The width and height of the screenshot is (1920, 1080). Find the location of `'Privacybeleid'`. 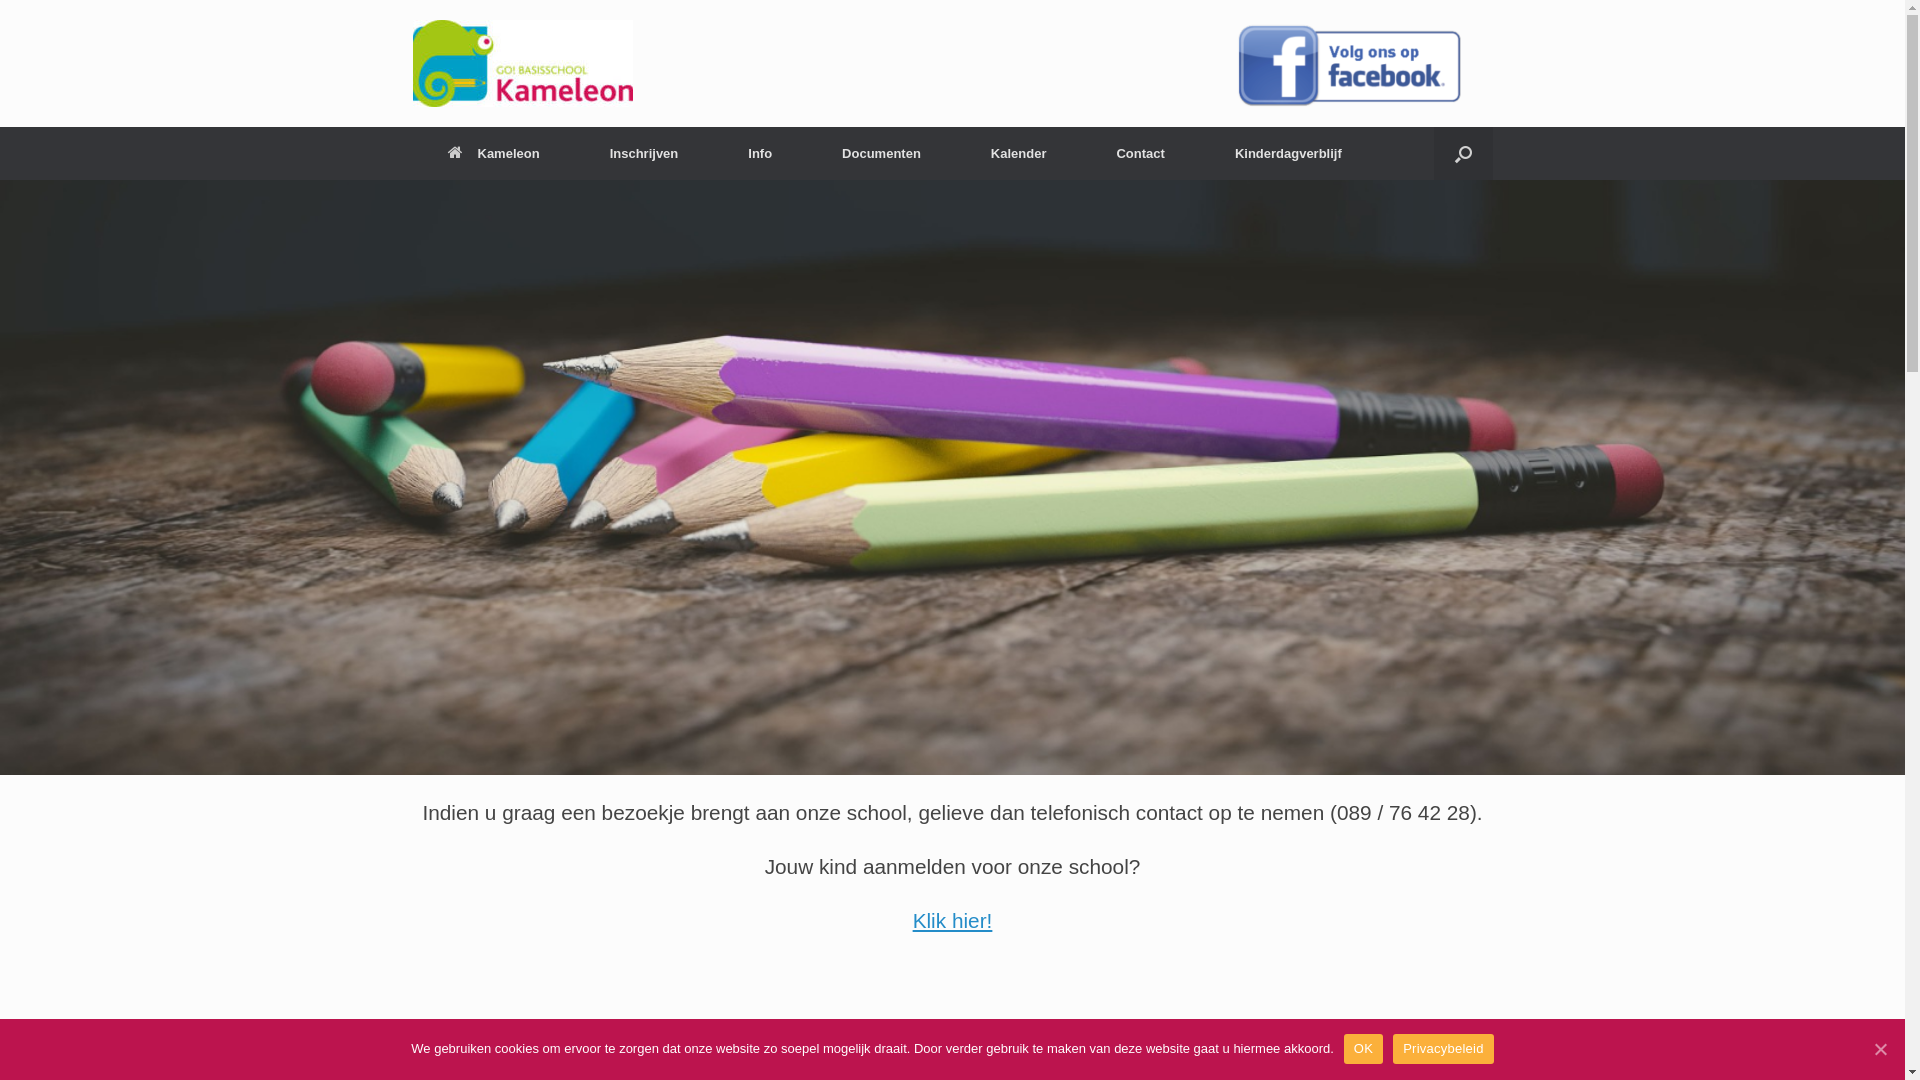

'Privacybeleid' is located at coordinates (1443, 1048).